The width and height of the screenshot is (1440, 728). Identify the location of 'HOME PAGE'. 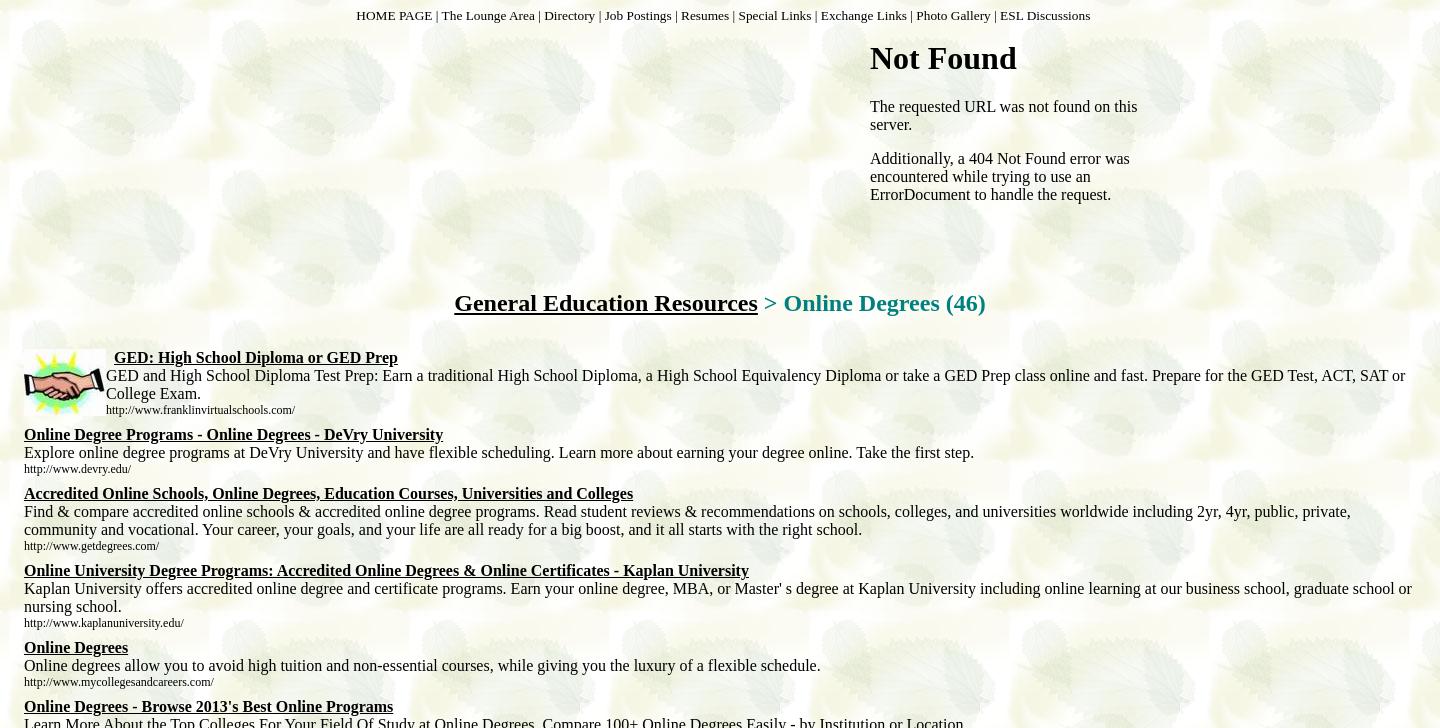
(392, 15).